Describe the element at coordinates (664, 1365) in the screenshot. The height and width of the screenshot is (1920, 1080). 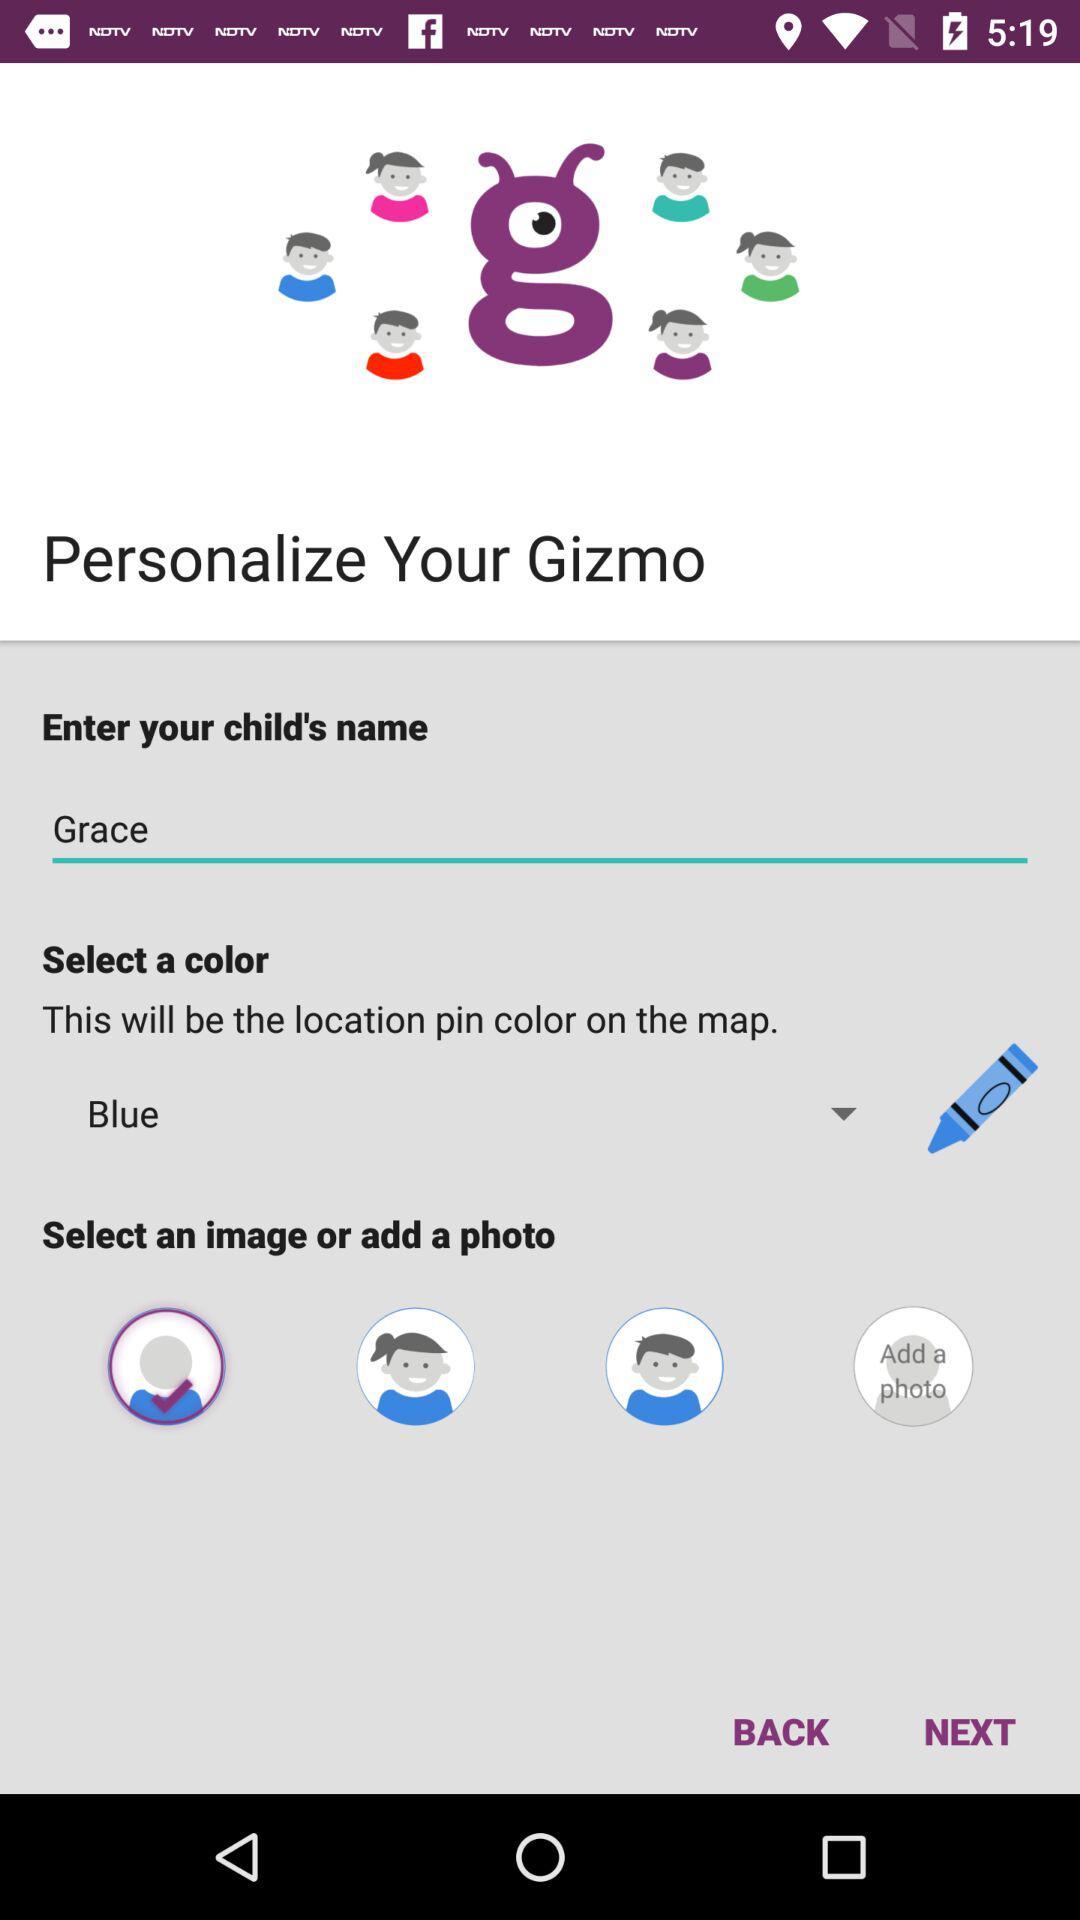
I see `filter` at that location.